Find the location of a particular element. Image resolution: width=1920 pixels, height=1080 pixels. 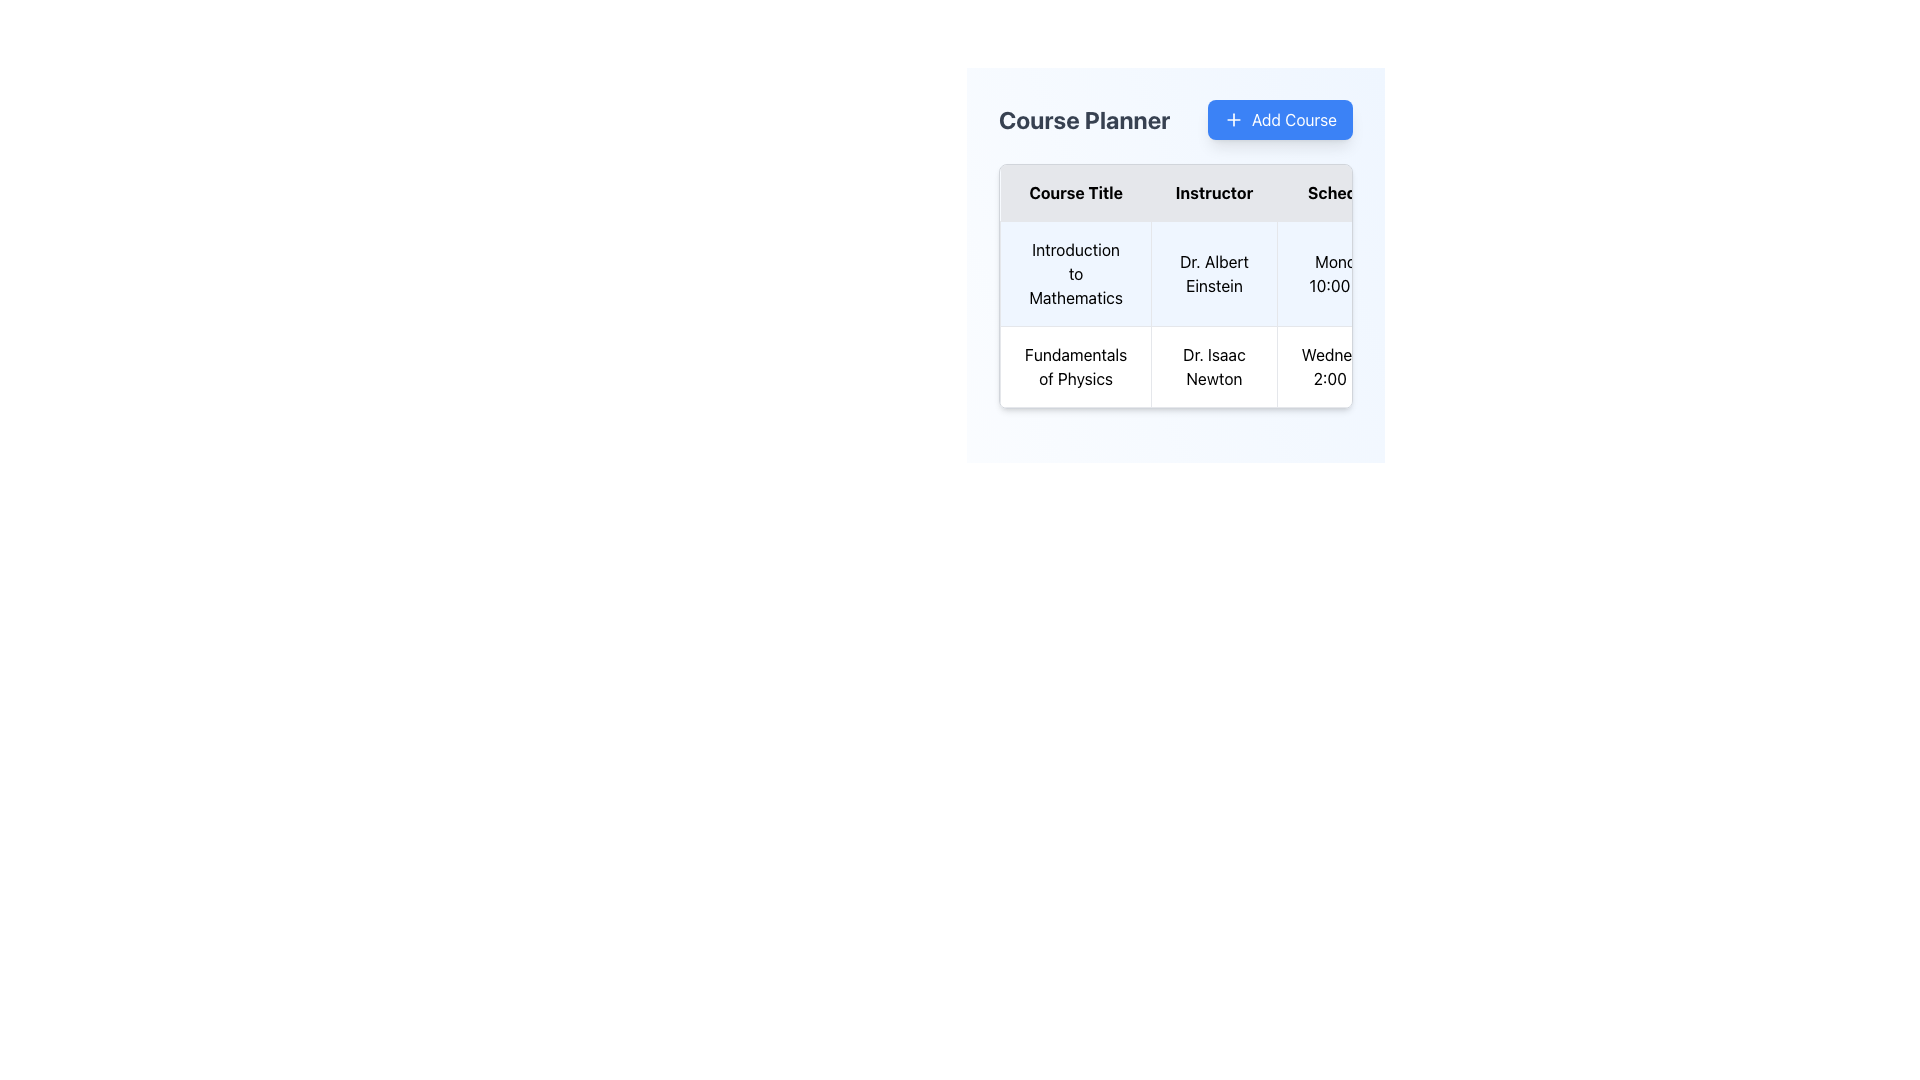

the 'Course Title' text label which is displayed in bold within a gray cell background, located in the first column of the table header row is located at coordinates (1075, 193).